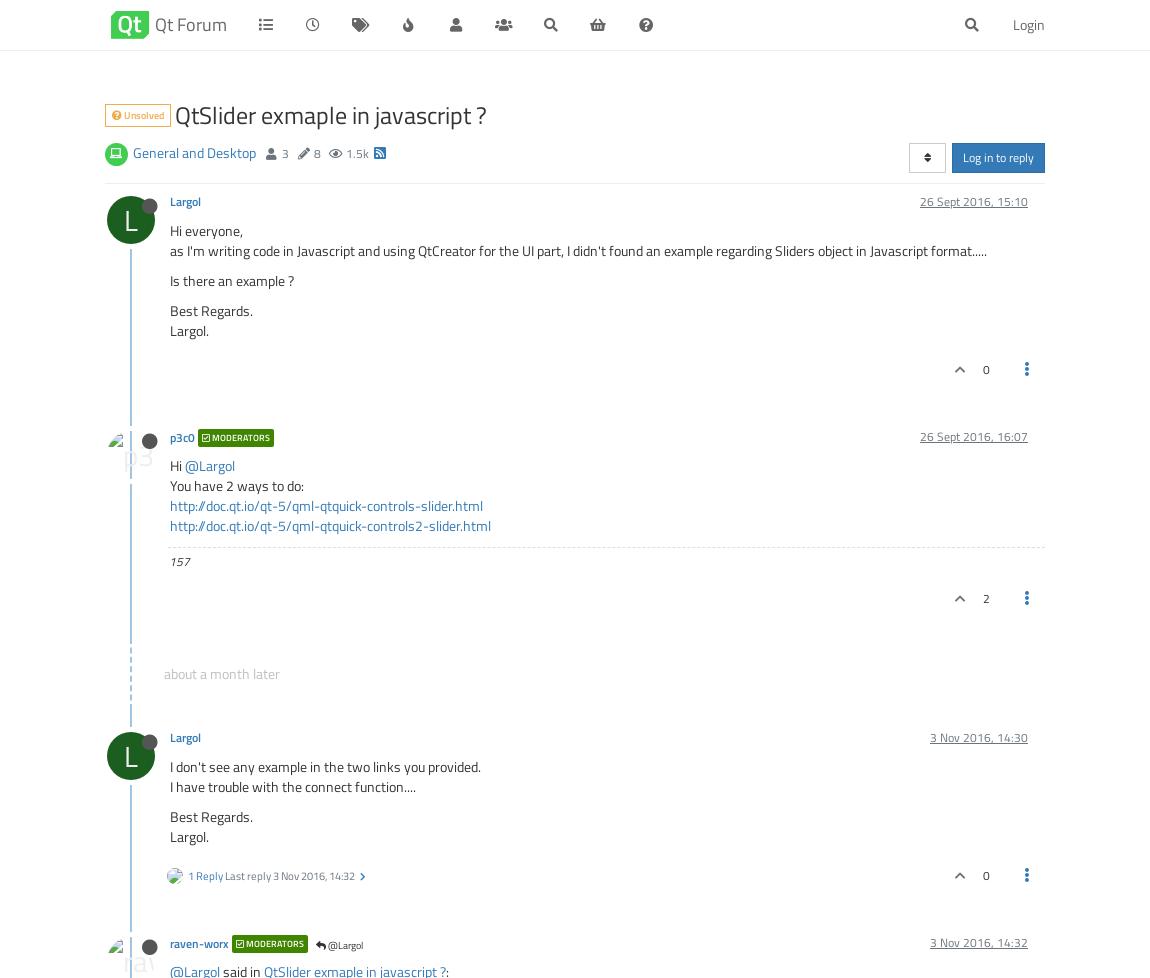 The image size is (1150, 978). I want to click on 'Last reply', so click(224, 874).